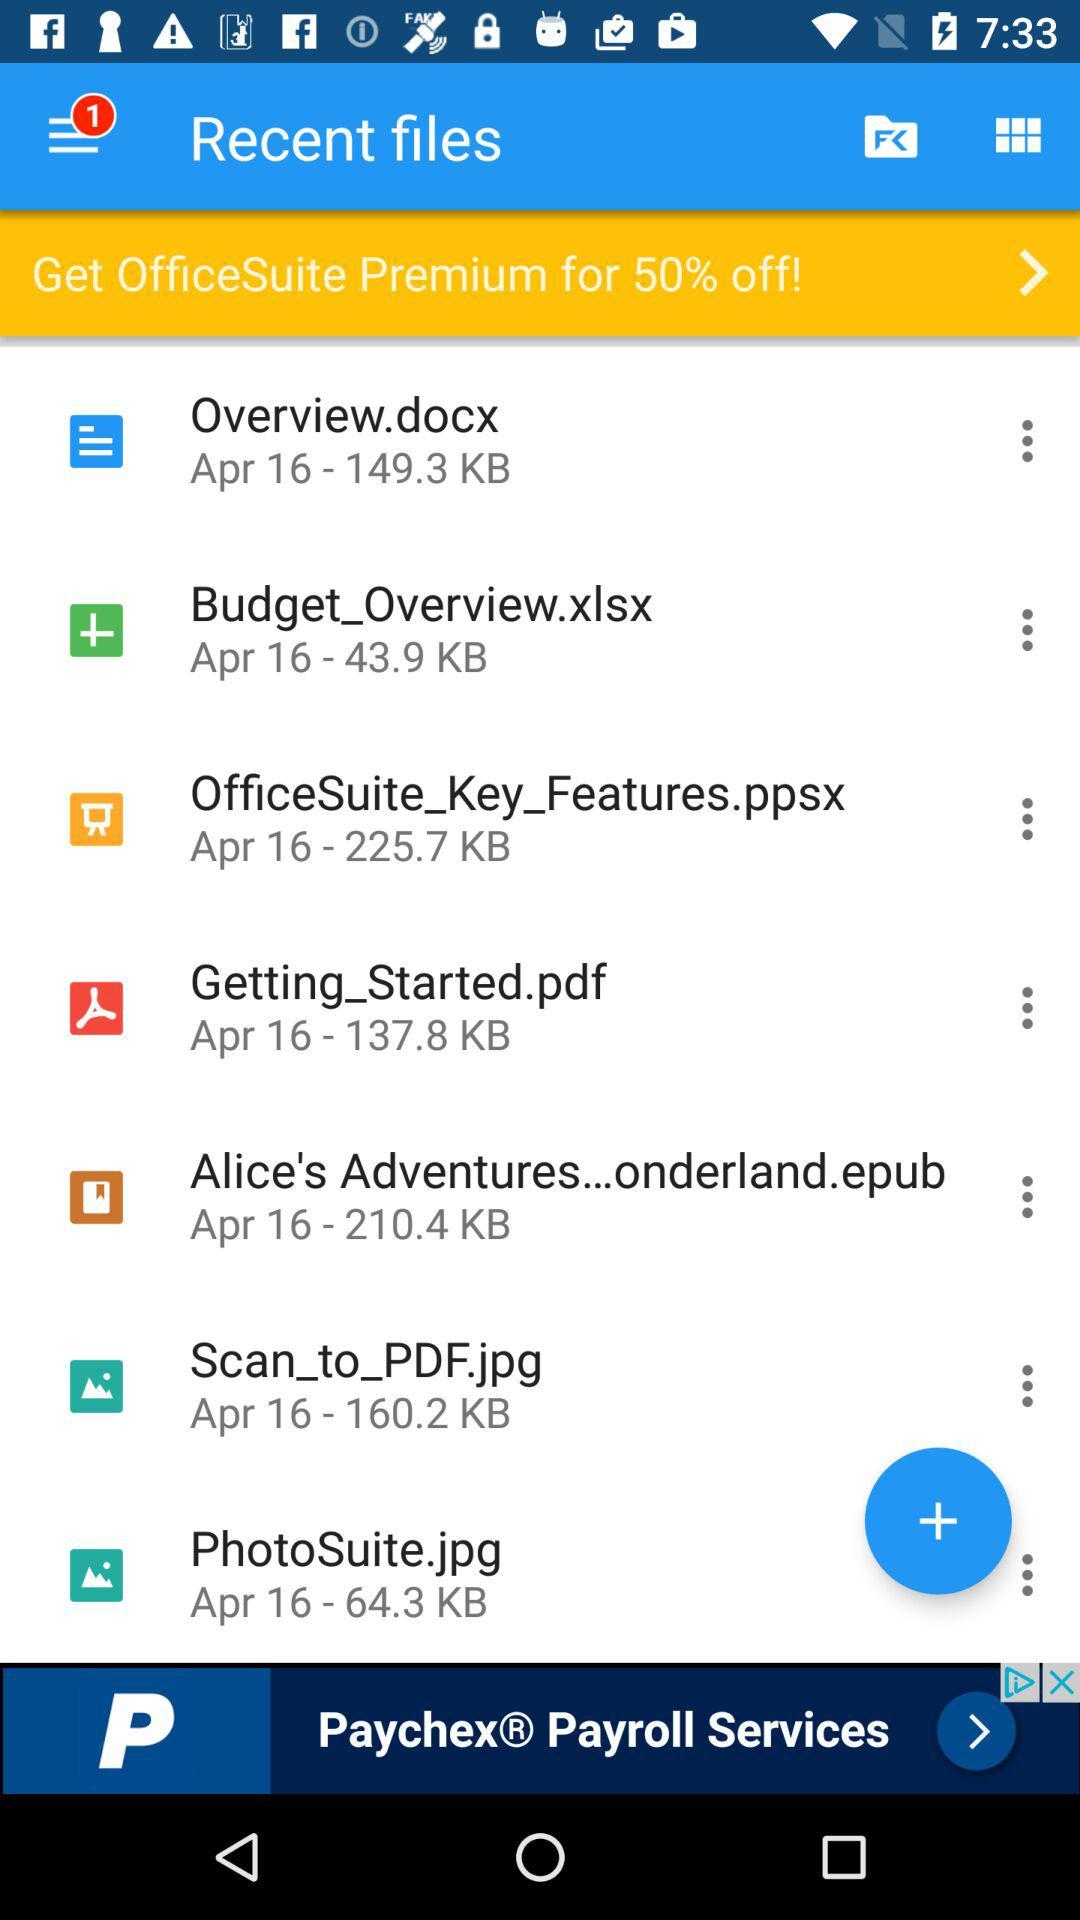 This screenshot has height=1920, width=1080. I want to click on scan to pdf, so click(1027, 1385).